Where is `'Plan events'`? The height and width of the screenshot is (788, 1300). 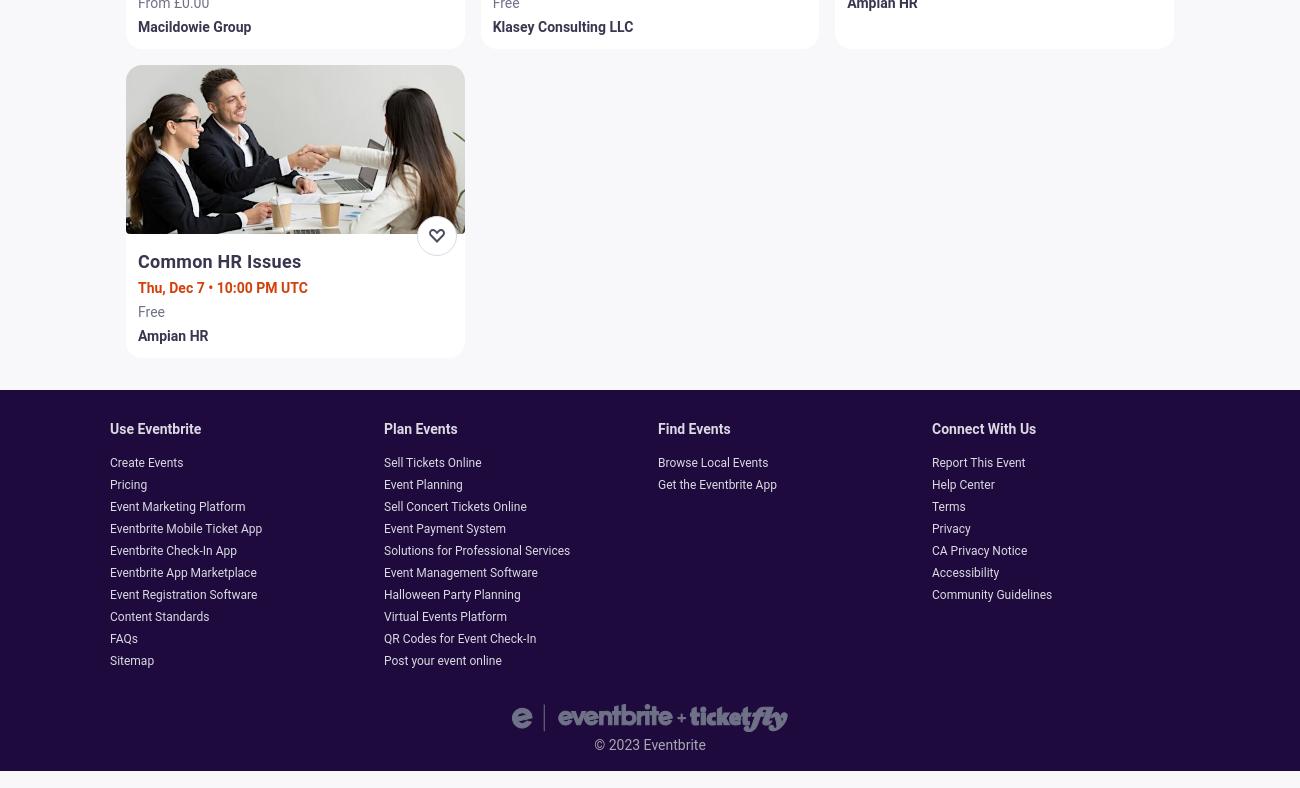
'Plan events' is located at coordinates (420, 427).